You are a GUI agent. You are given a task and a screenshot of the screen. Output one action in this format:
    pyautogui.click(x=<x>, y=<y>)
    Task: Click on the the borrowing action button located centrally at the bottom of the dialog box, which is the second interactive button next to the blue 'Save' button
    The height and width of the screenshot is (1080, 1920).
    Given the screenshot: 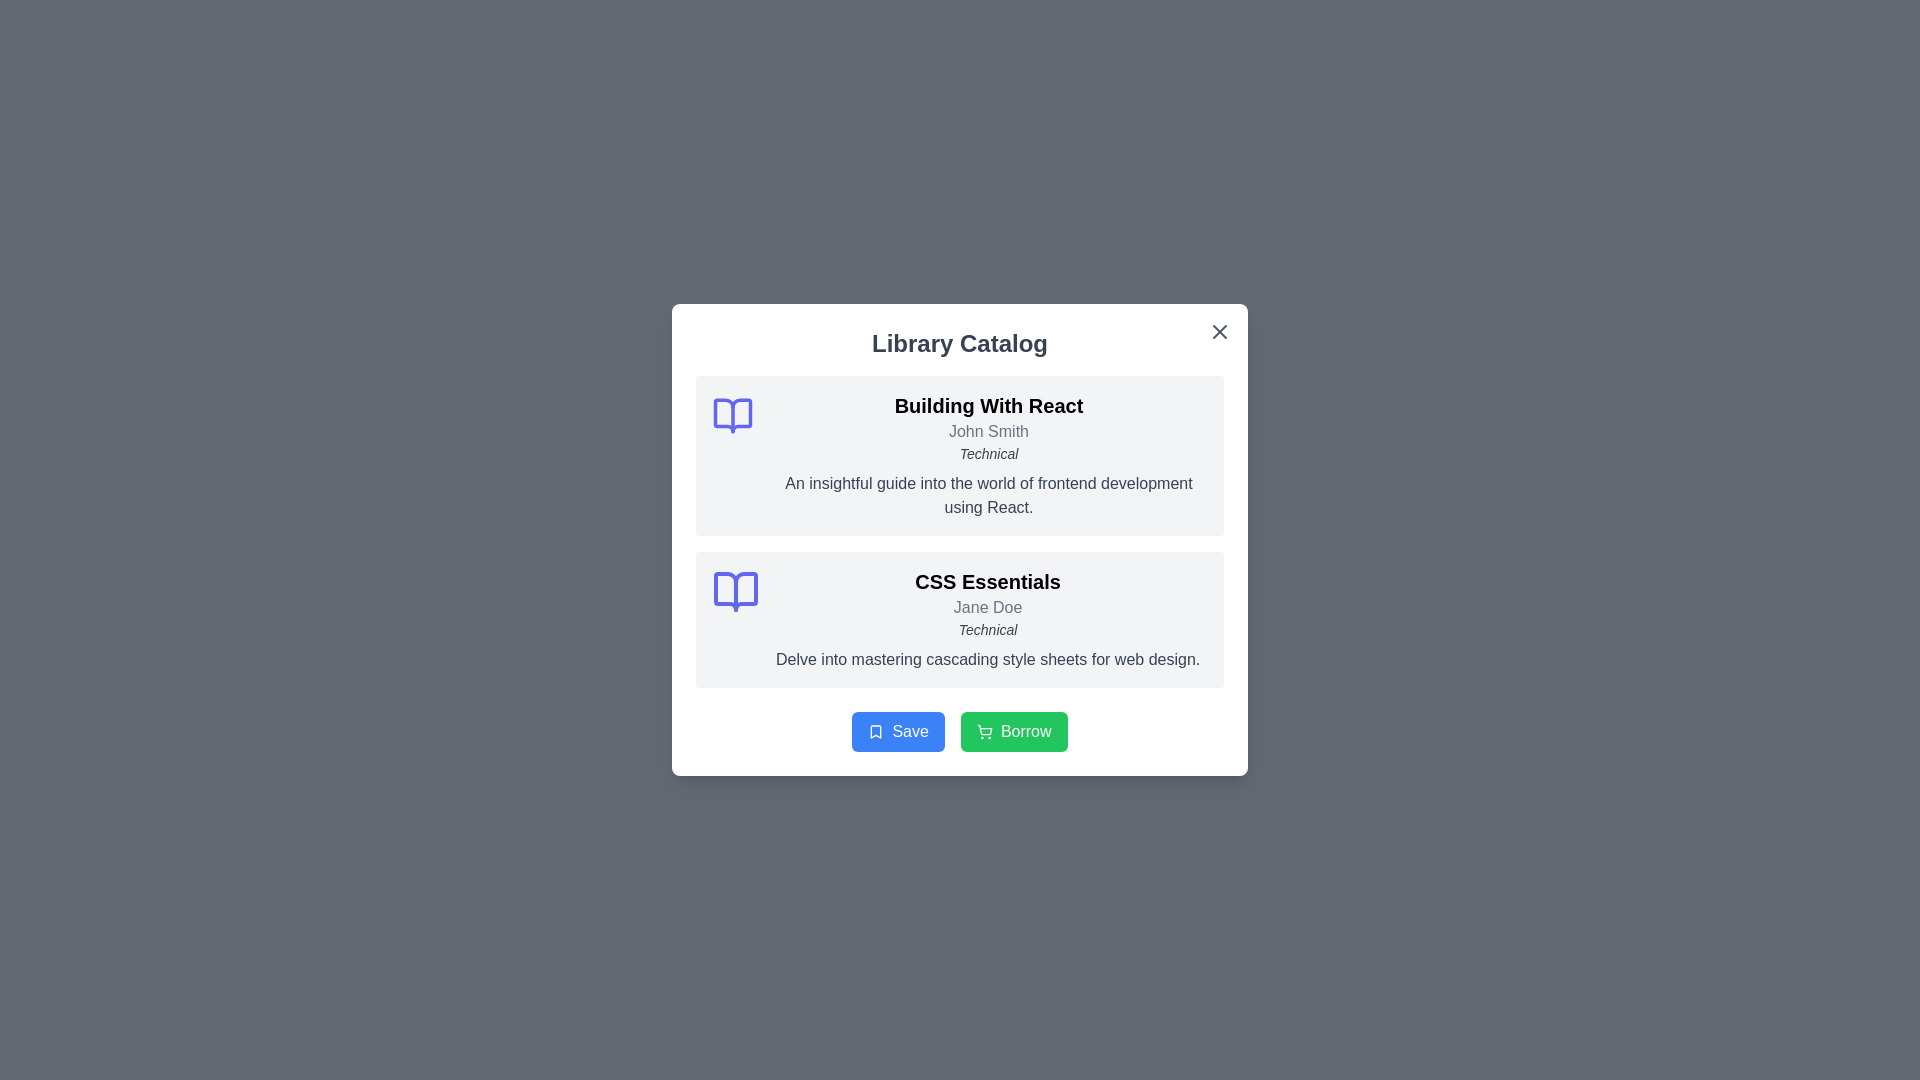 What is the action you would take?
    pyautogui.click(x=1014, y=732)
    